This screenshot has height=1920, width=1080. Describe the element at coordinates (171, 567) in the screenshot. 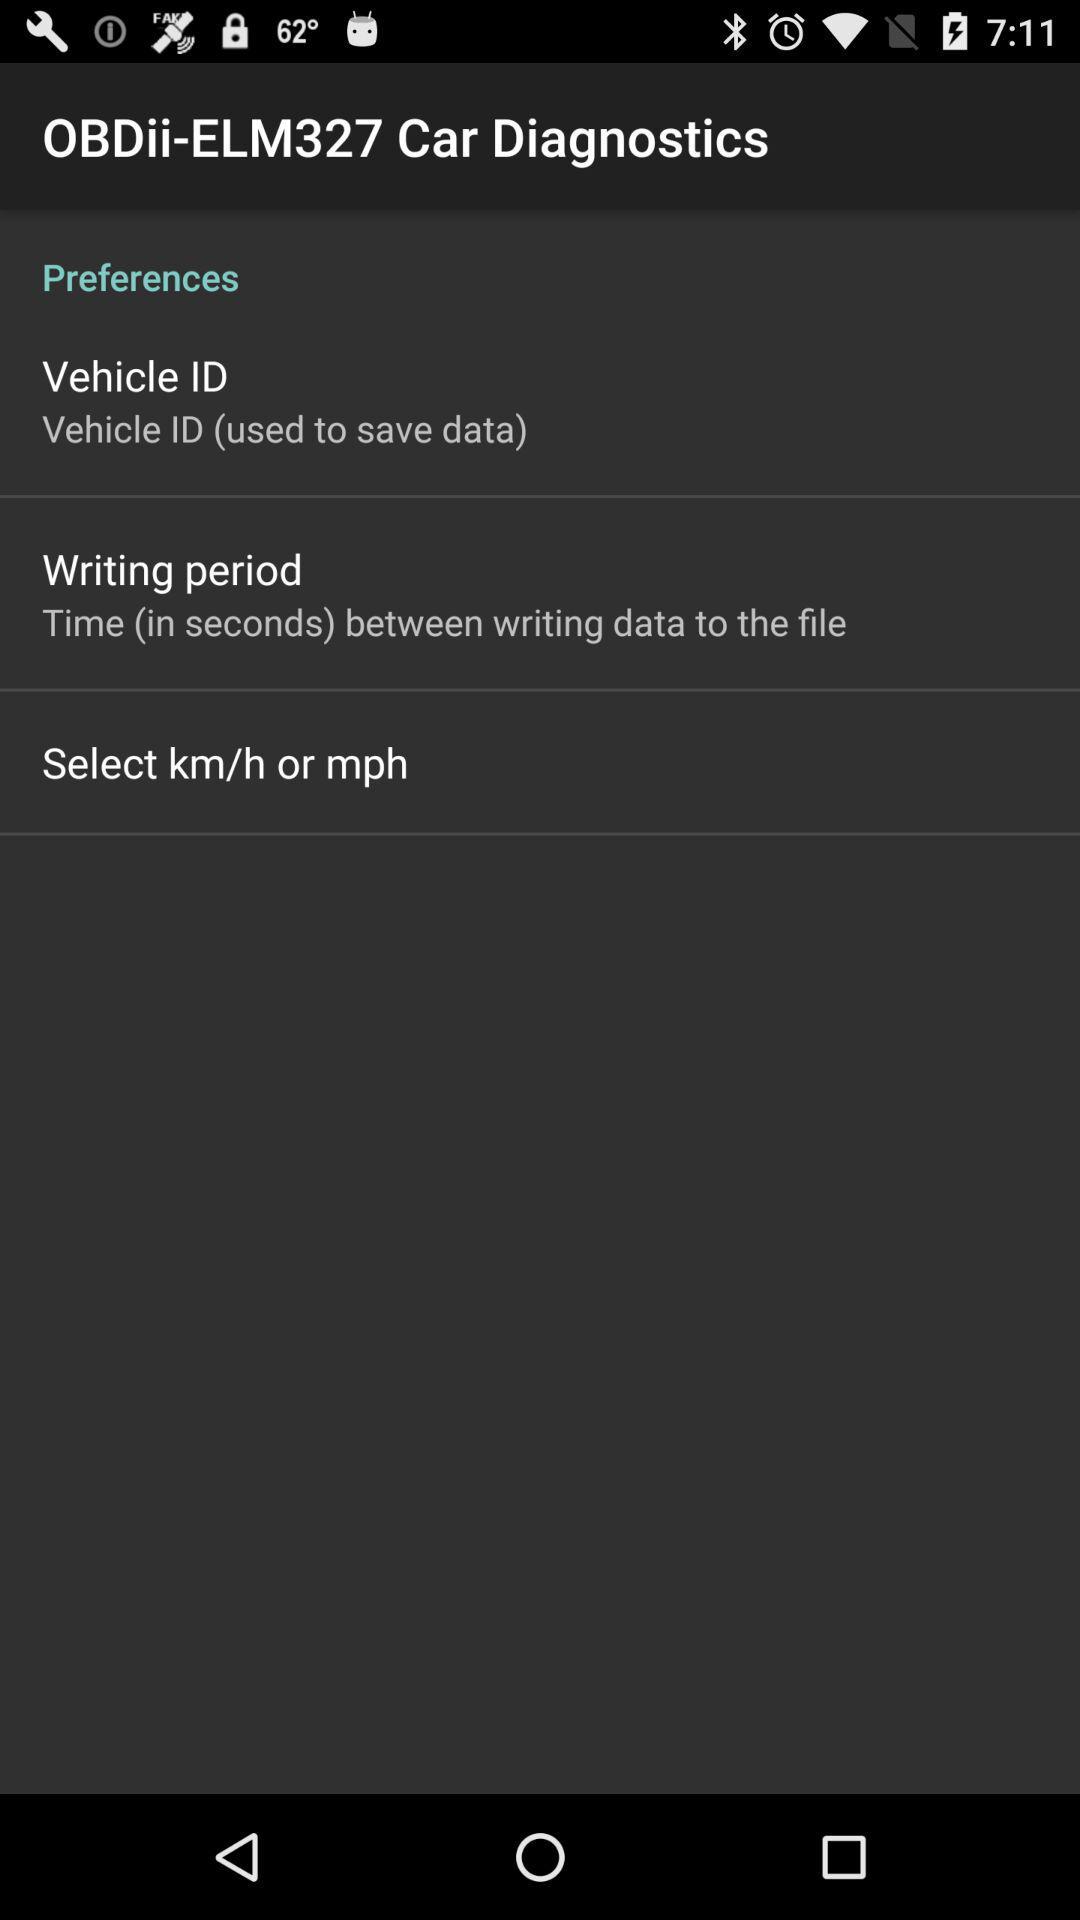

I see `icon below the vehicle id used app` at that location.